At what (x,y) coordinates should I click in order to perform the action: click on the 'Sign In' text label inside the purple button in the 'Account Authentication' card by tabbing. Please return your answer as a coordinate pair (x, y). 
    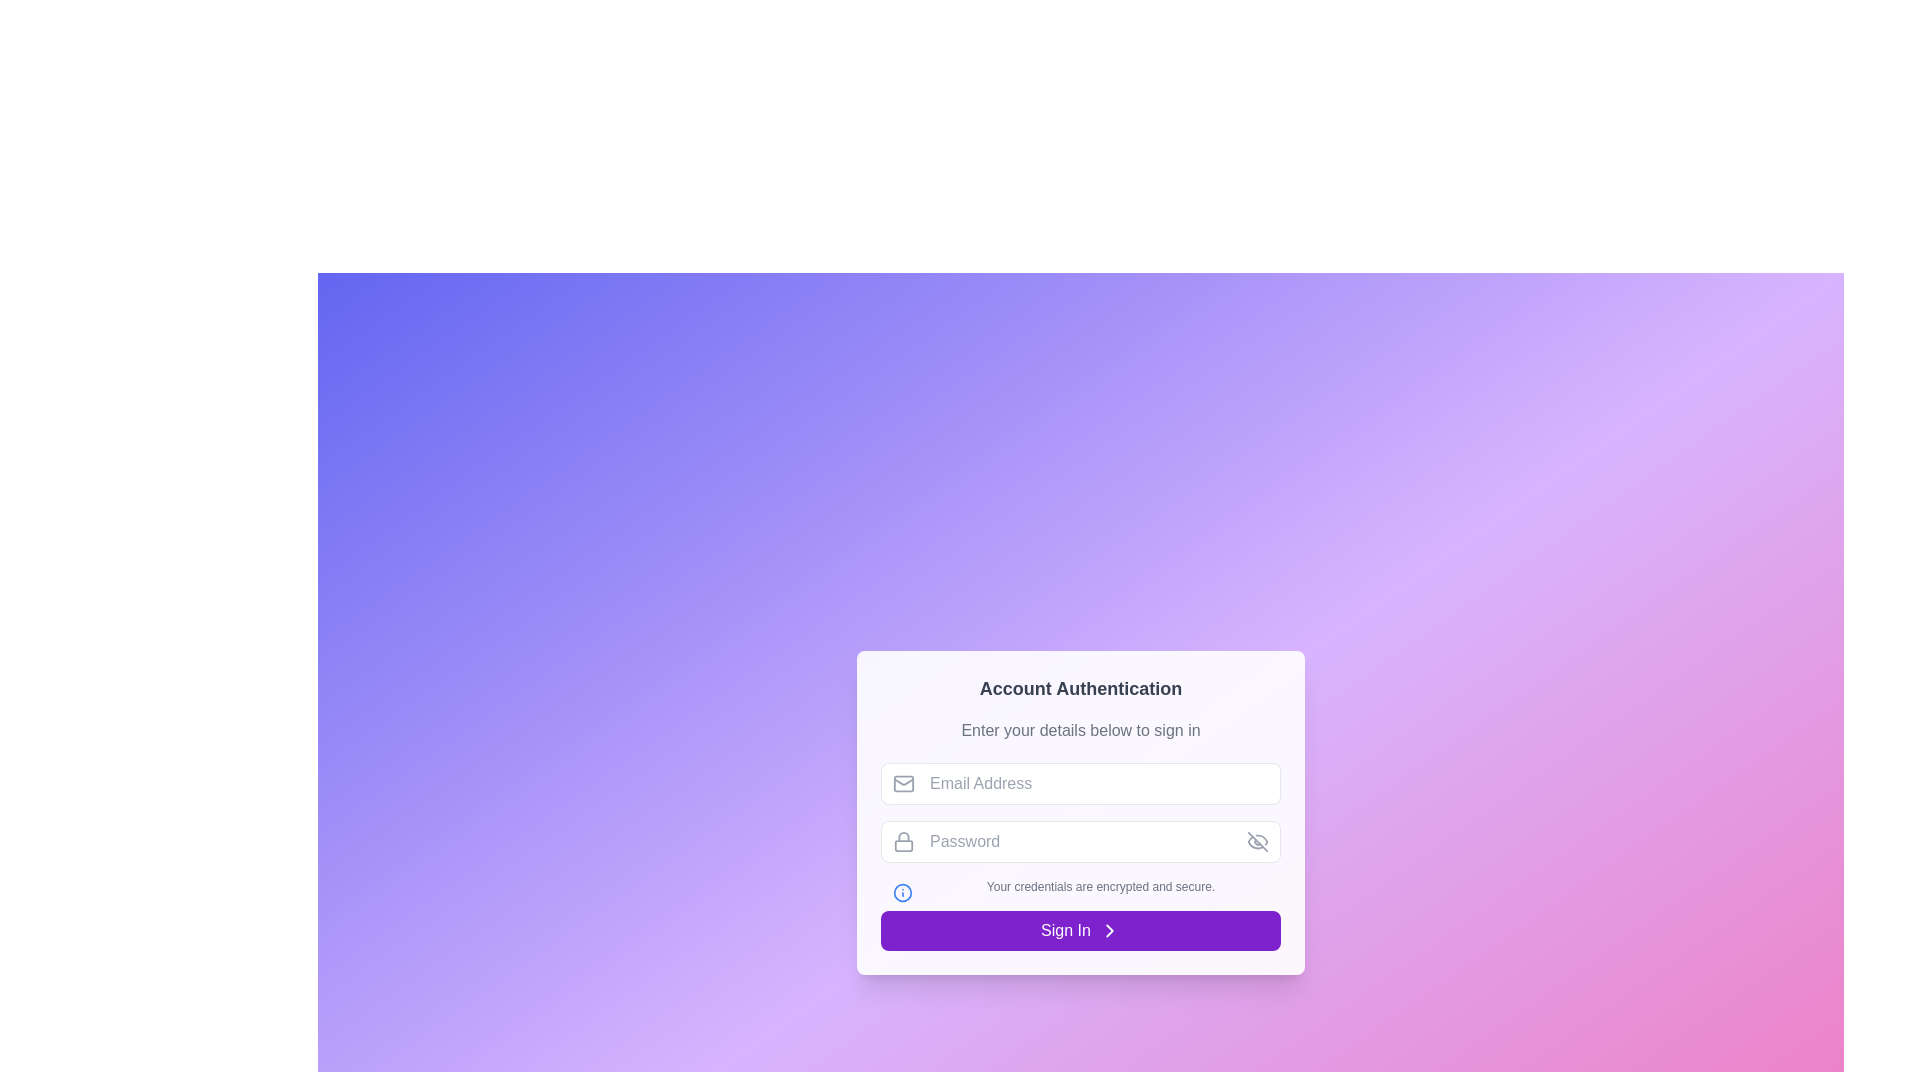
    Looking at the image, I should click on (1064, 930).